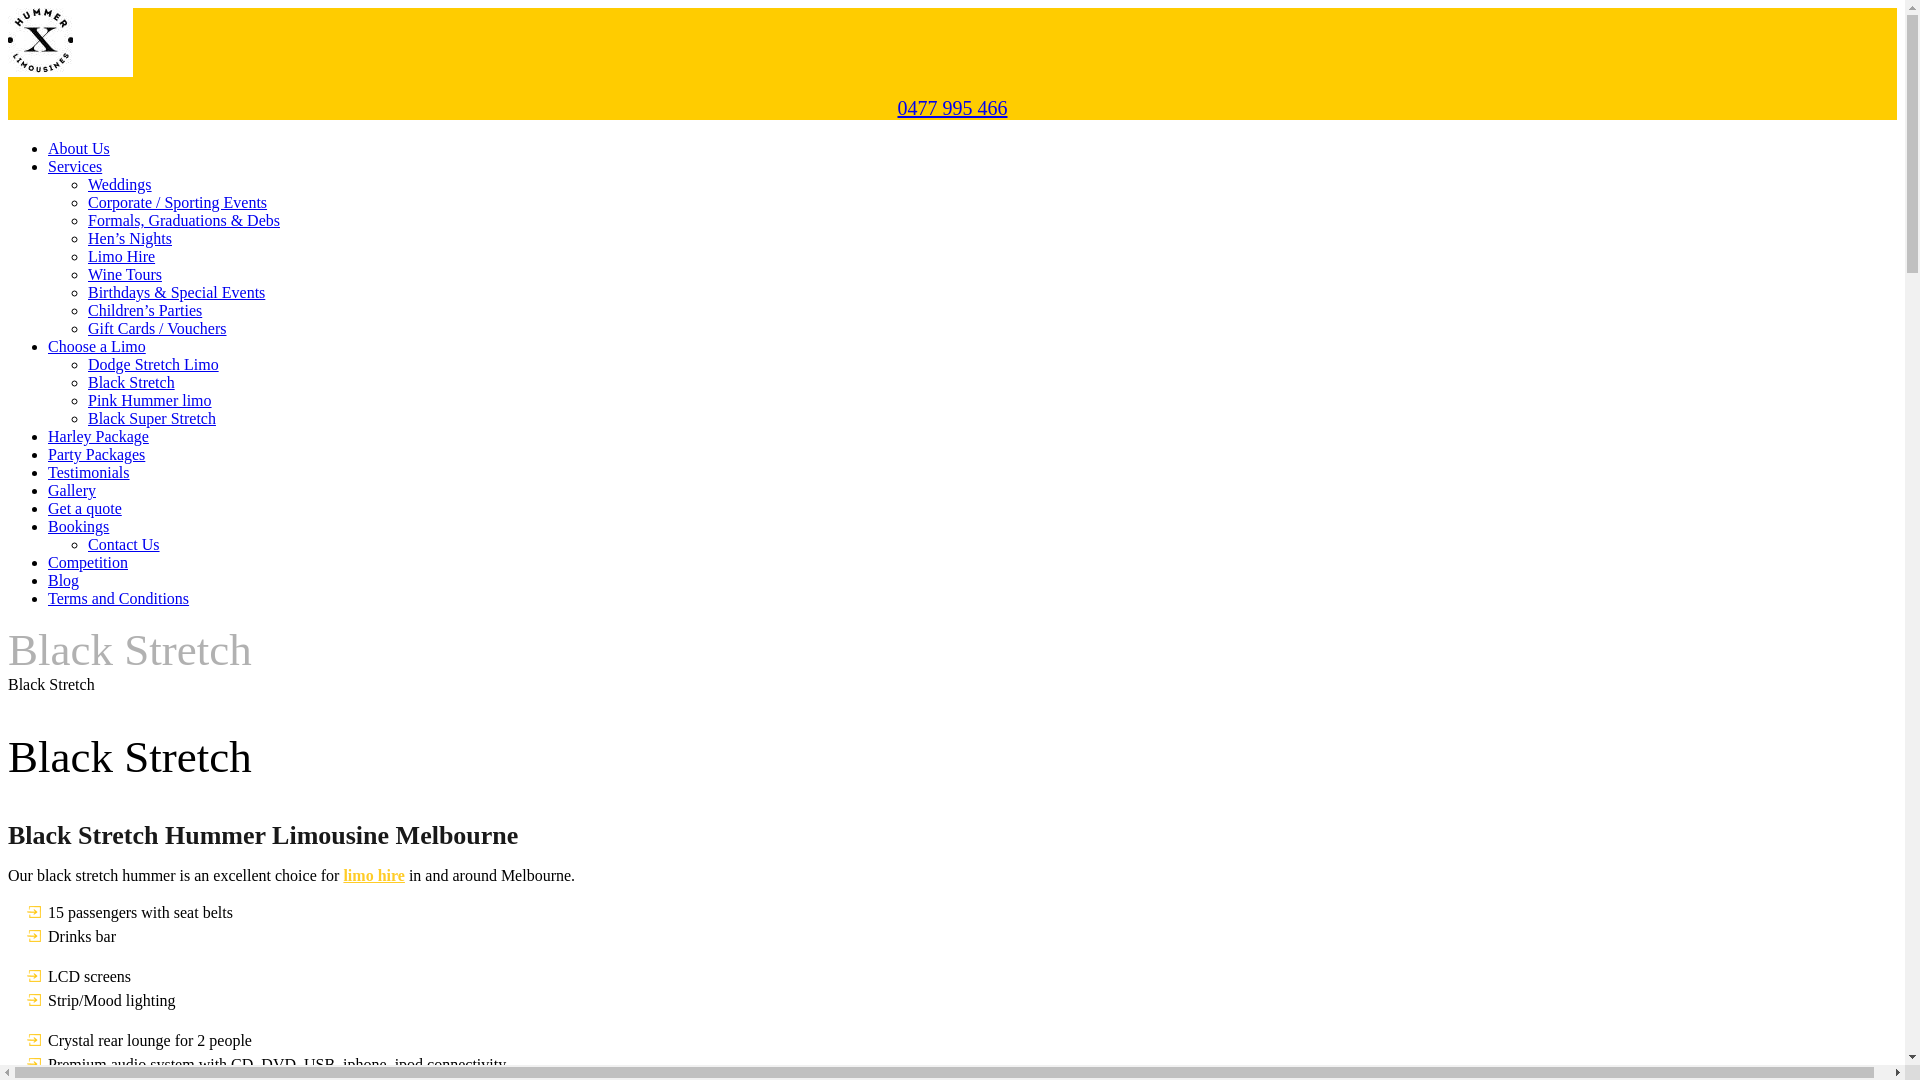 This screenshot has width=1920, height=1080. What do you see at coordinates (152, 364) in the screenshot?
I see `'Dodge Stretch Limo'` at bounding box center [152, 364].